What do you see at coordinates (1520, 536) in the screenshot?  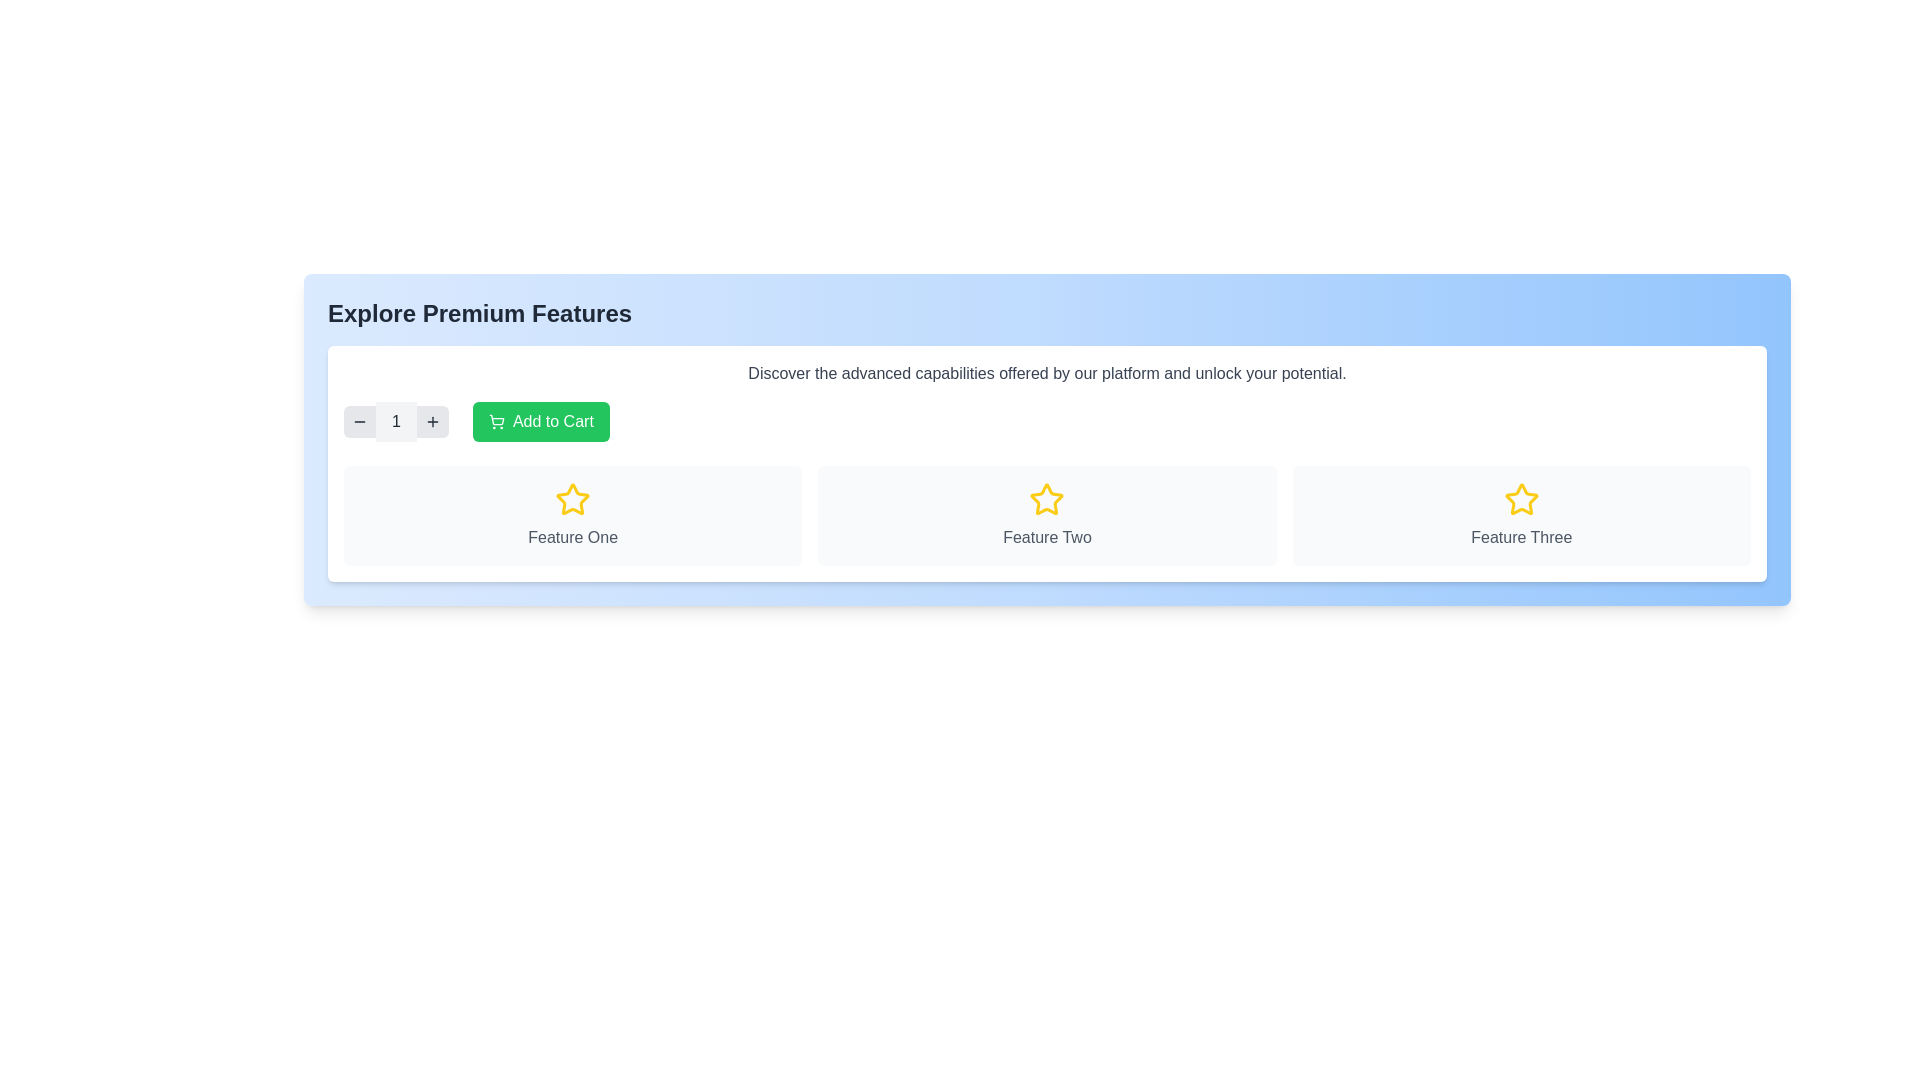 I see `the Text label located in the third column beneath the yellow star icon, within a rounded white background` at bounding box center [1520, 536].